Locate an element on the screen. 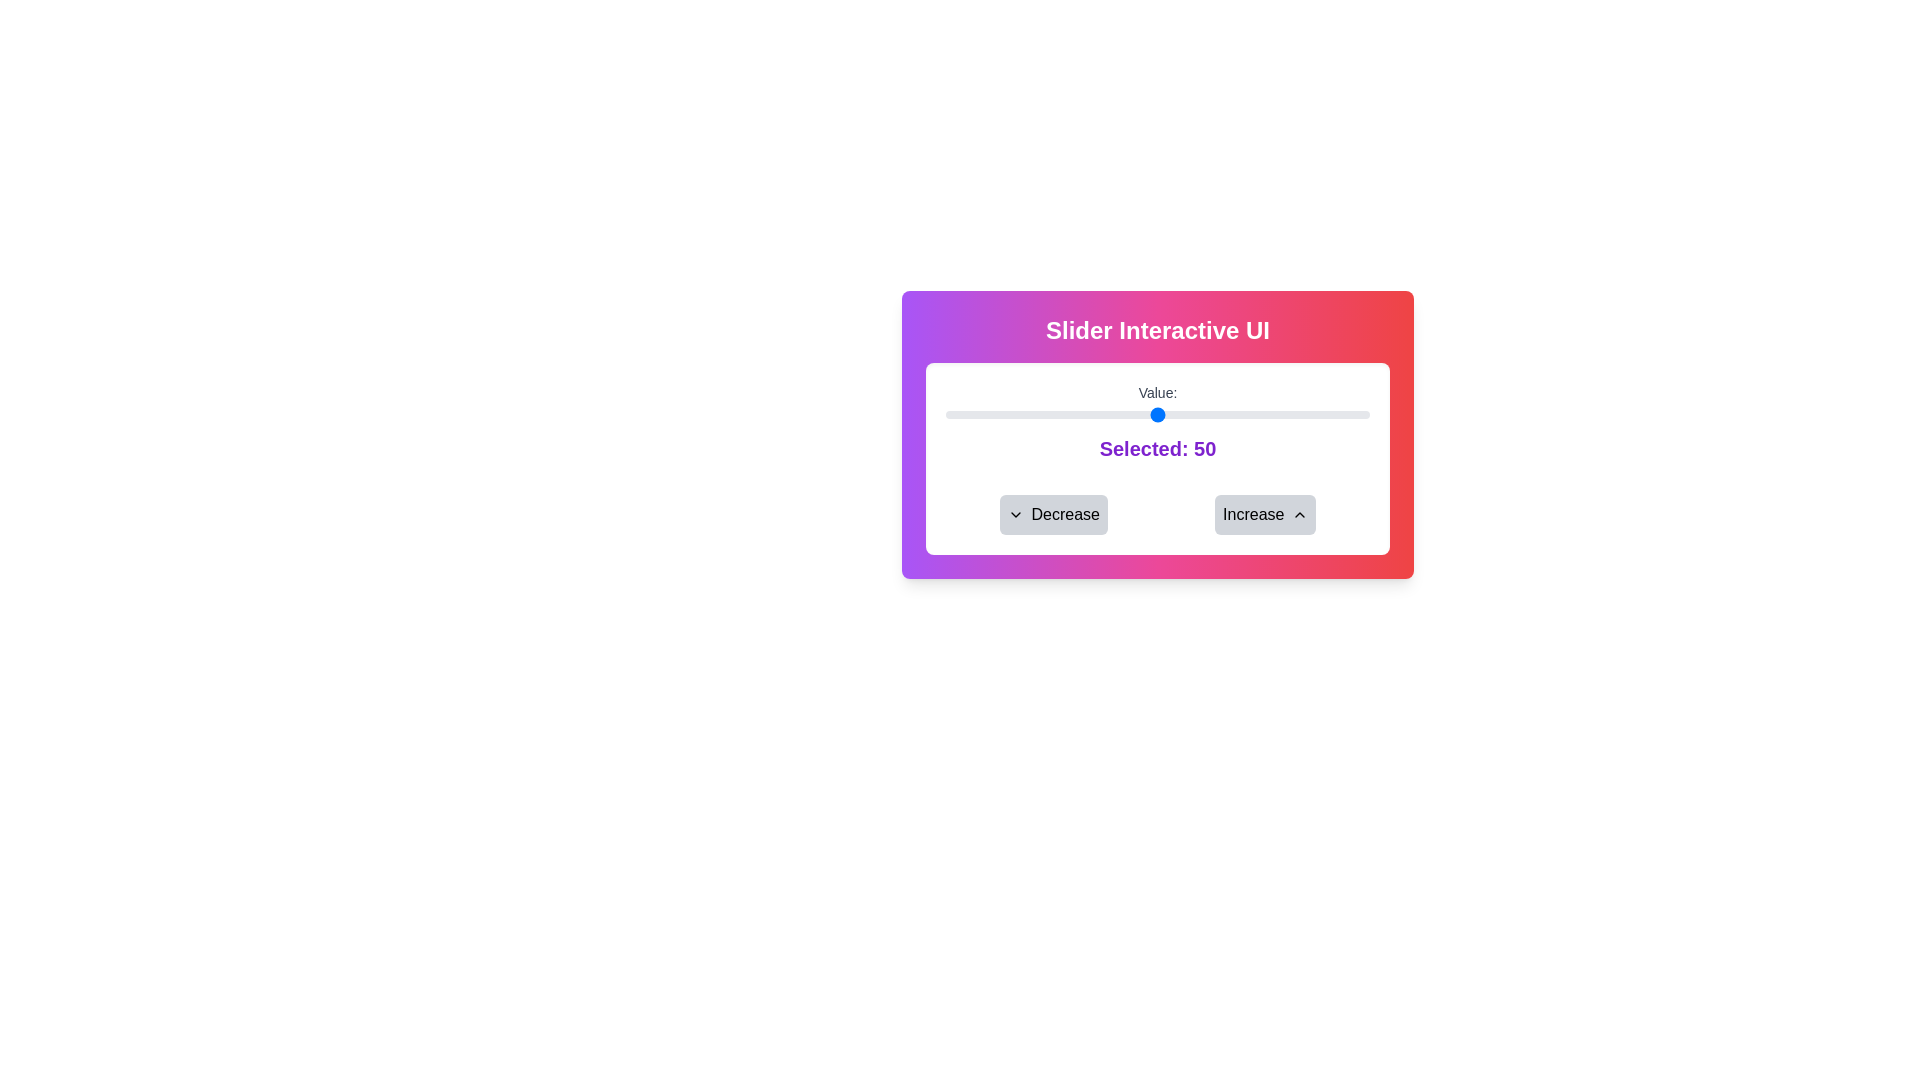  the down-chevron icon within the 'Decrease' button is located at coordinates (1015, 514).